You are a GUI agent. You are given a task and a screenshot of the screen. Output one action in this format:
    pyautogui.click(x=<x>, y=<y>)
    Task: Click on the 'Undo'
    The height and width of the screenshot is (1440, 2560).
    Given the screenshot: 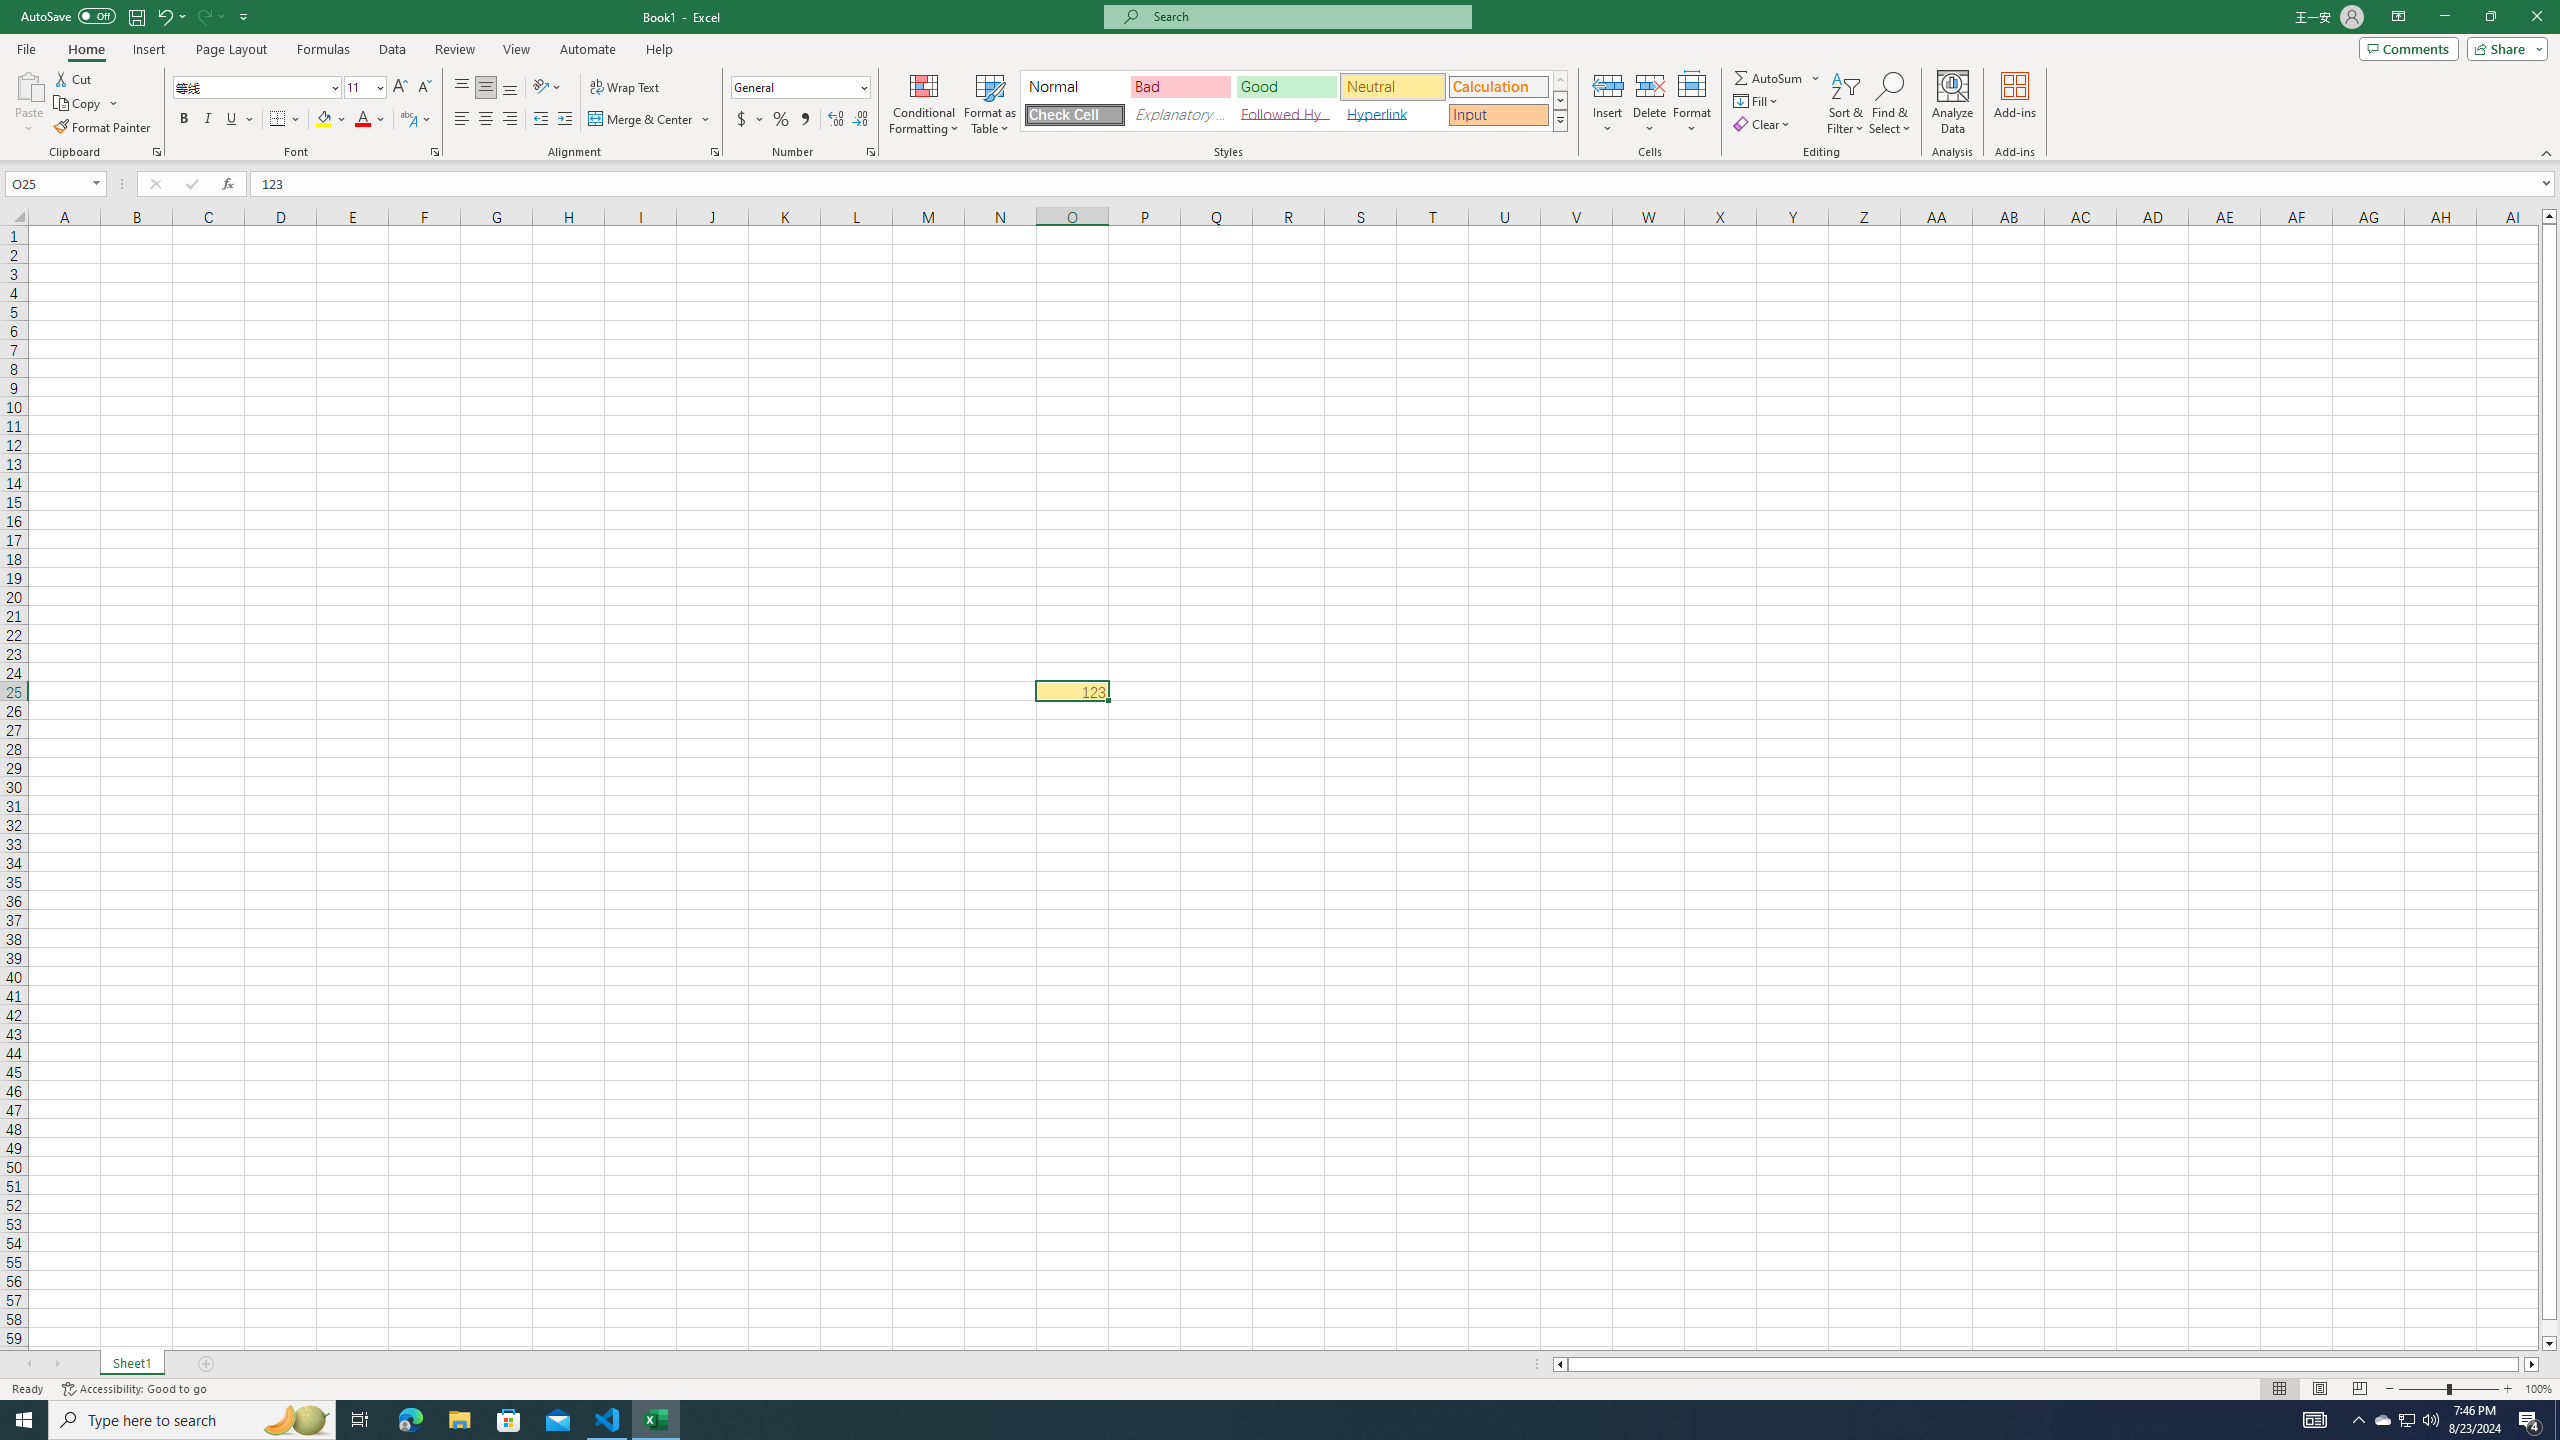 What is the action you would take?
    pyautogui.click(x=170, y=15)
    